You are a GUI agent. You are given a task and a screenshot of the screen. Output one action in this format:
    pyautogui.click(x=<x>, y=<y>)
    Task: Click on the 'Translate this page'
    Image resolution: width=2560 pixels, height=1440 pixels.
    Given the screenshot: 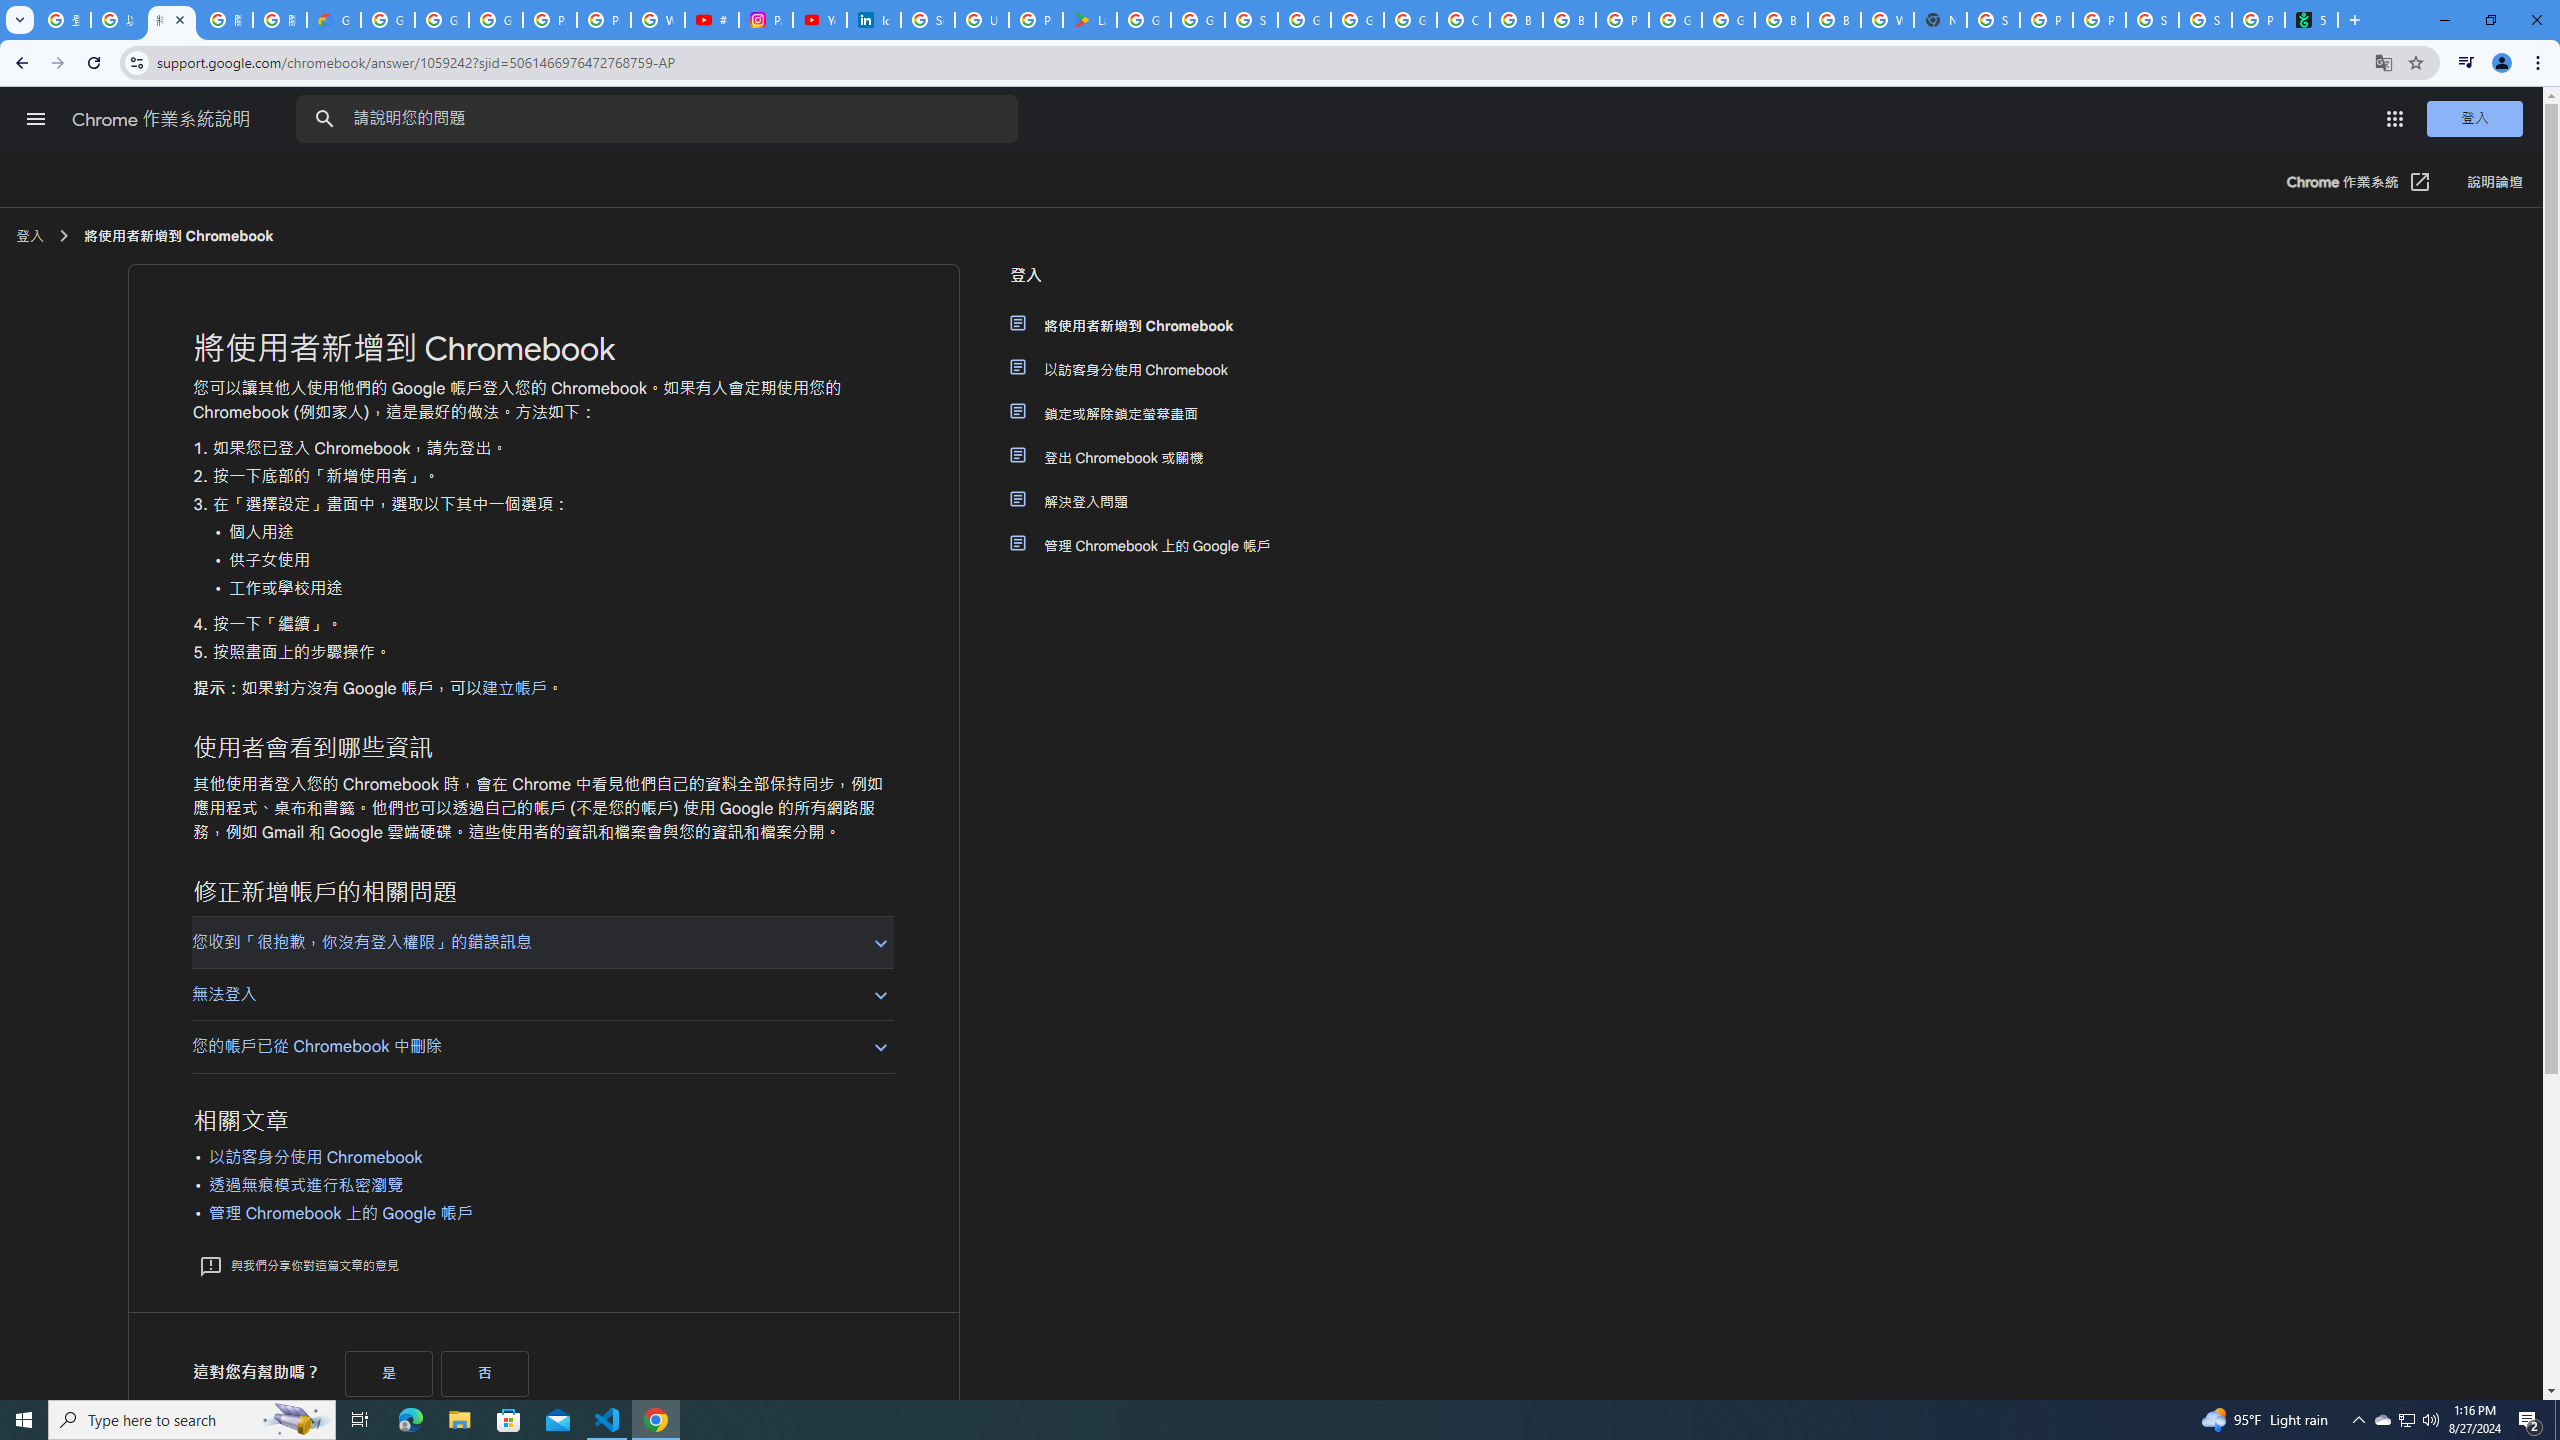 What is the action you would take?
    pyautogui.click(x=2384, y=61)
    